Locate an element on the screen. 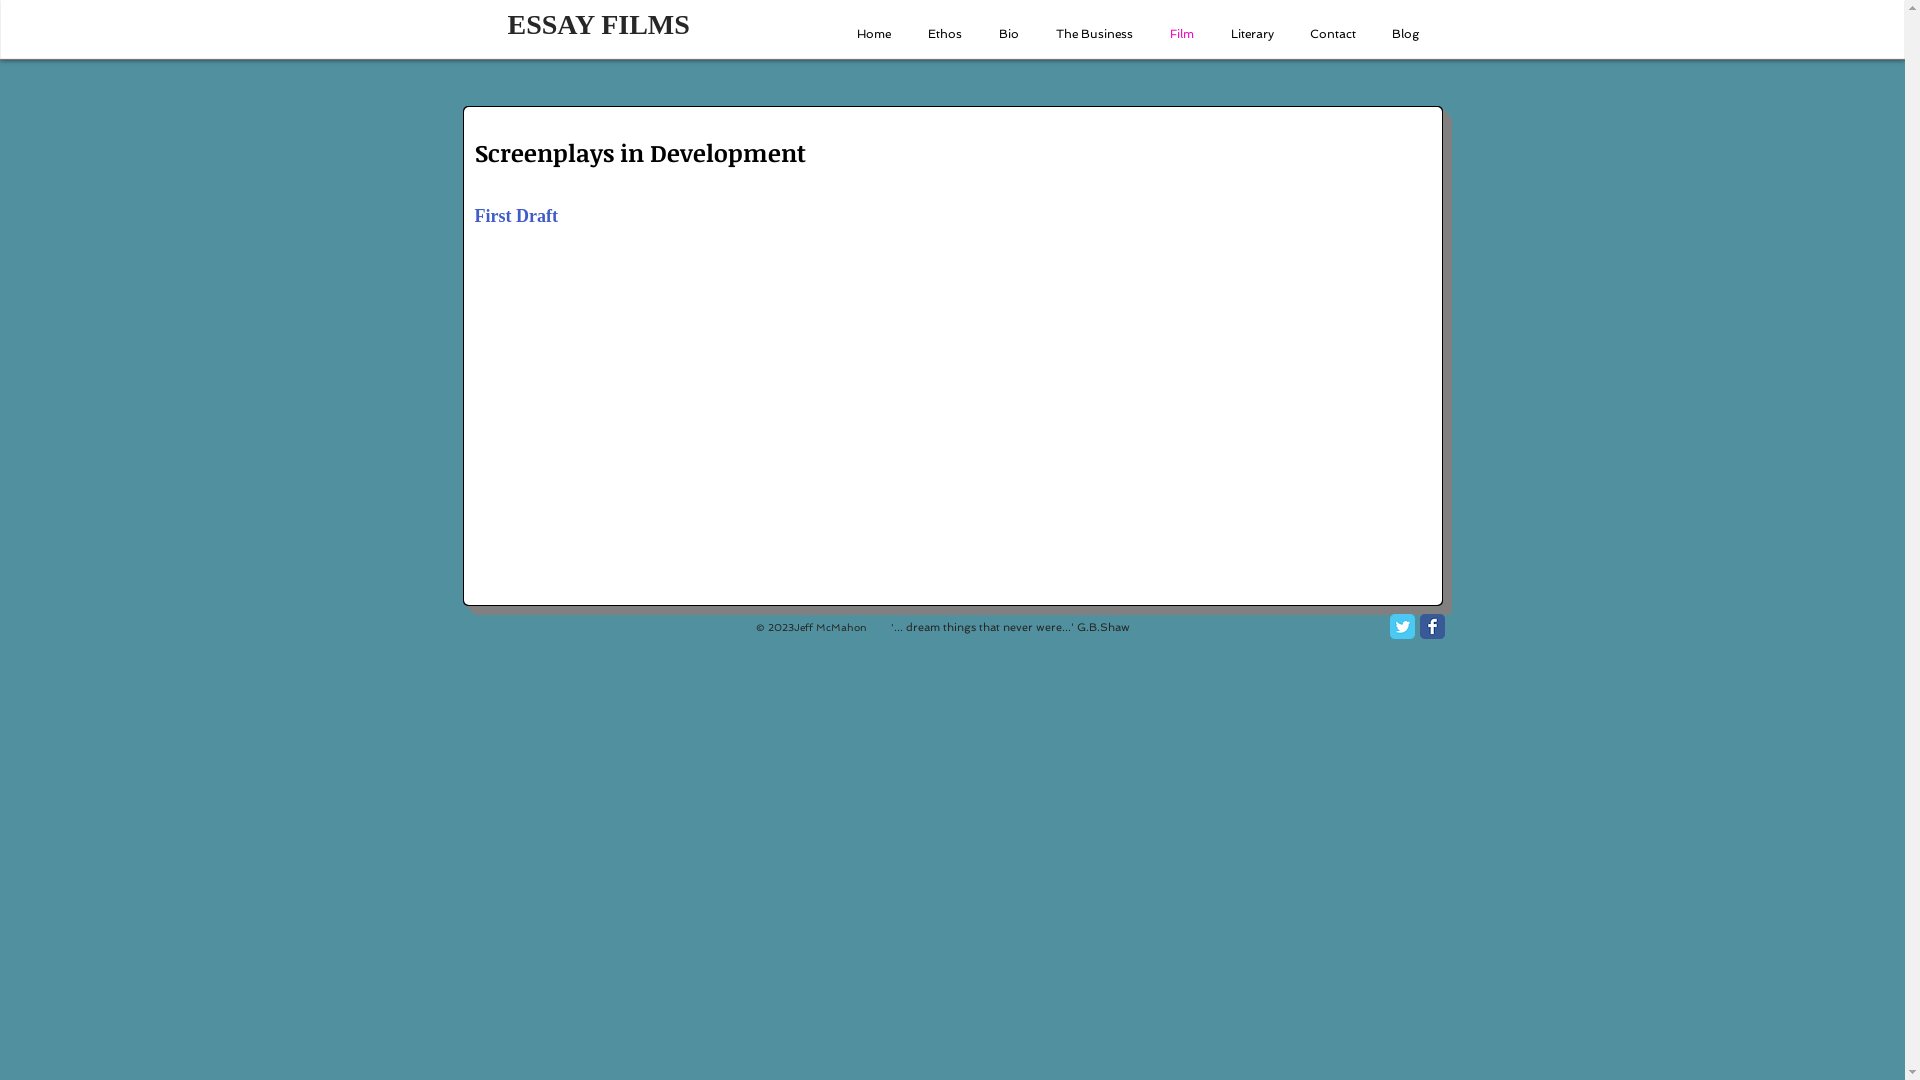 This screenshot has height=1080, width=1920. 'Blog' is located at coordinates (1402, 34).